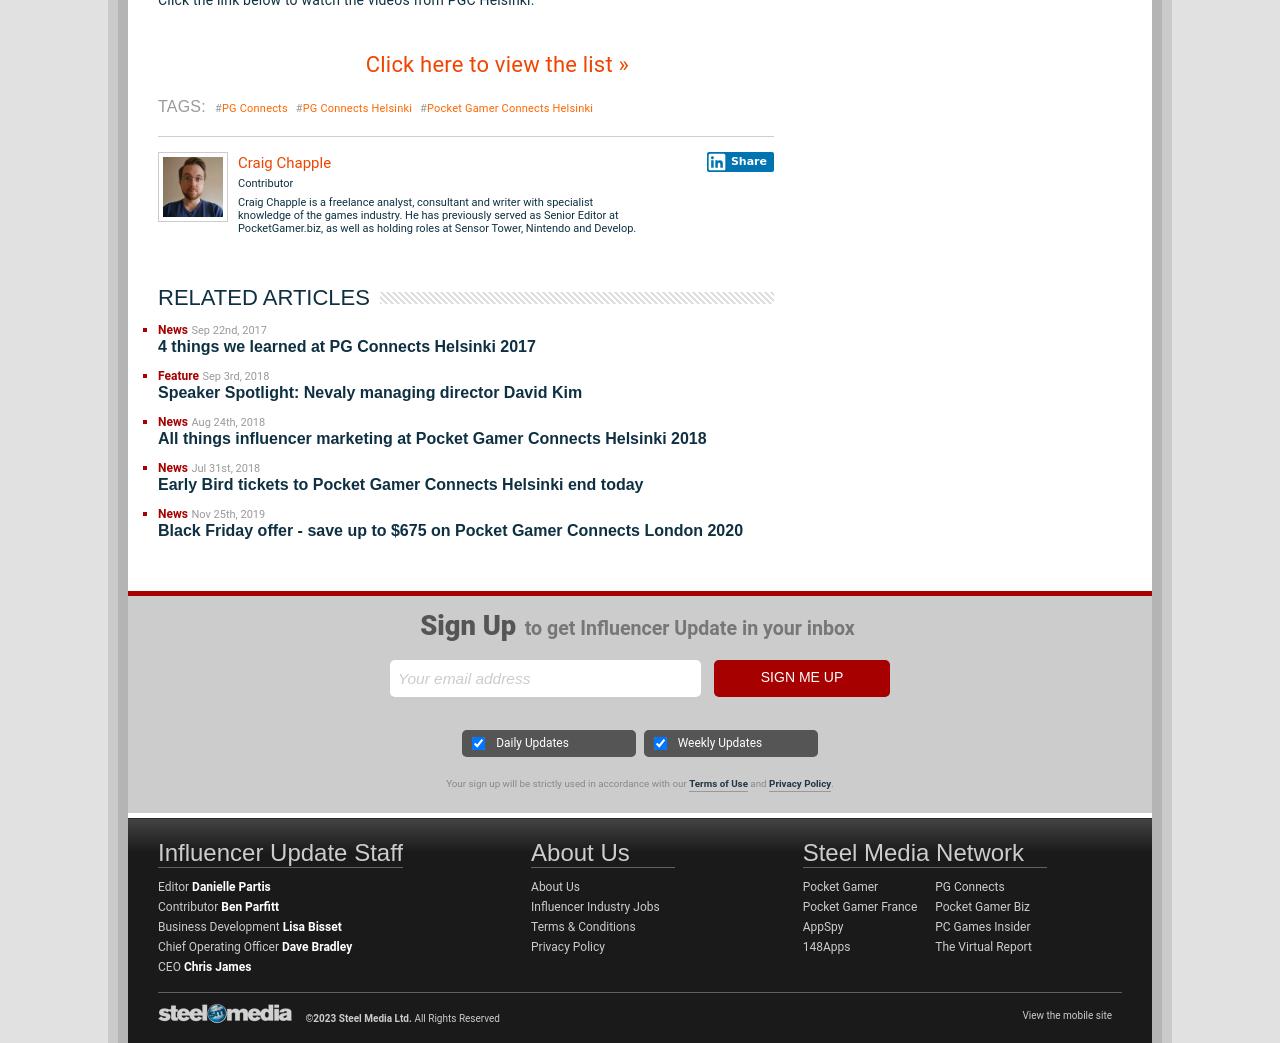  I want to click on 'Feature', so click(178, 376).